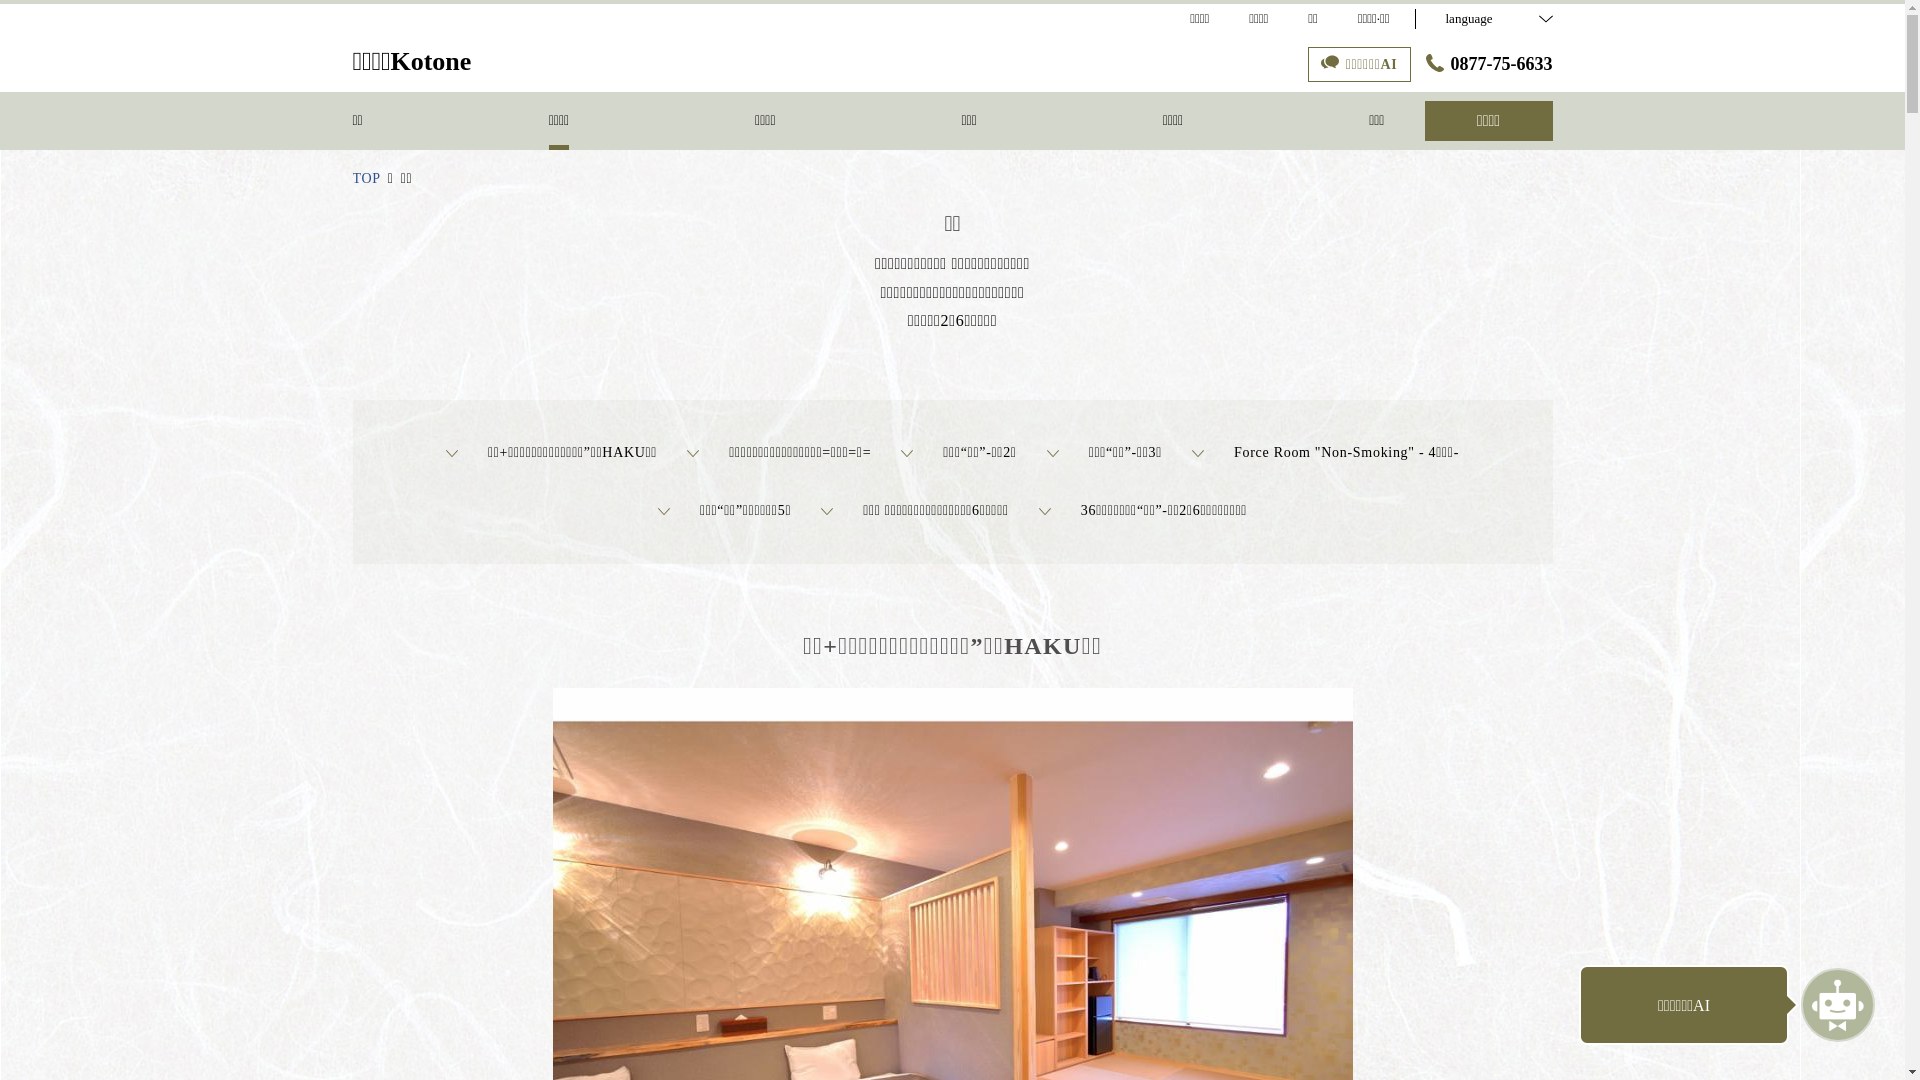 This screenshot has width=1920, height=1080. Describe the element at coordinates (351, 177) in the screenshot. I see `'TOP'` at that location.